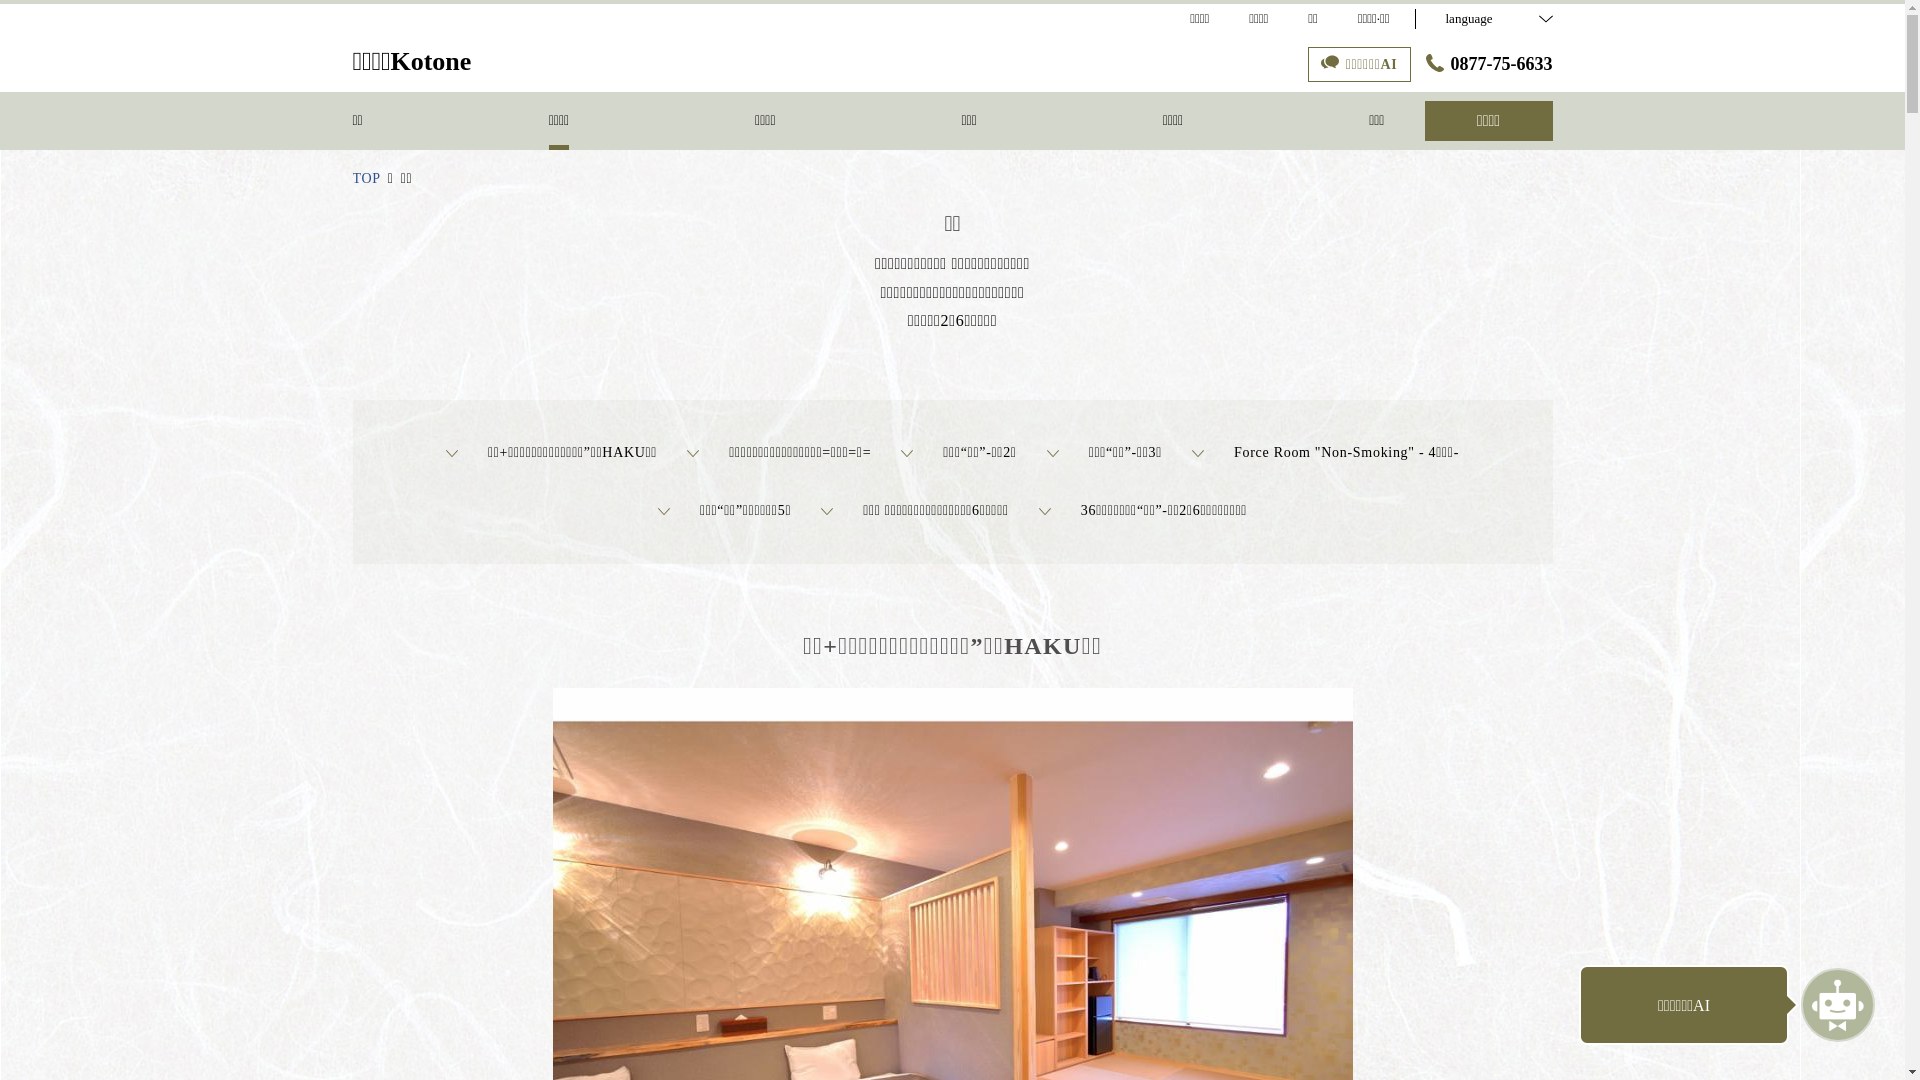 This screenshot has width=1920, height=1080. Describe the element at coordinates (351, 177) in the screenshot. I see `'TOP'` at that location.